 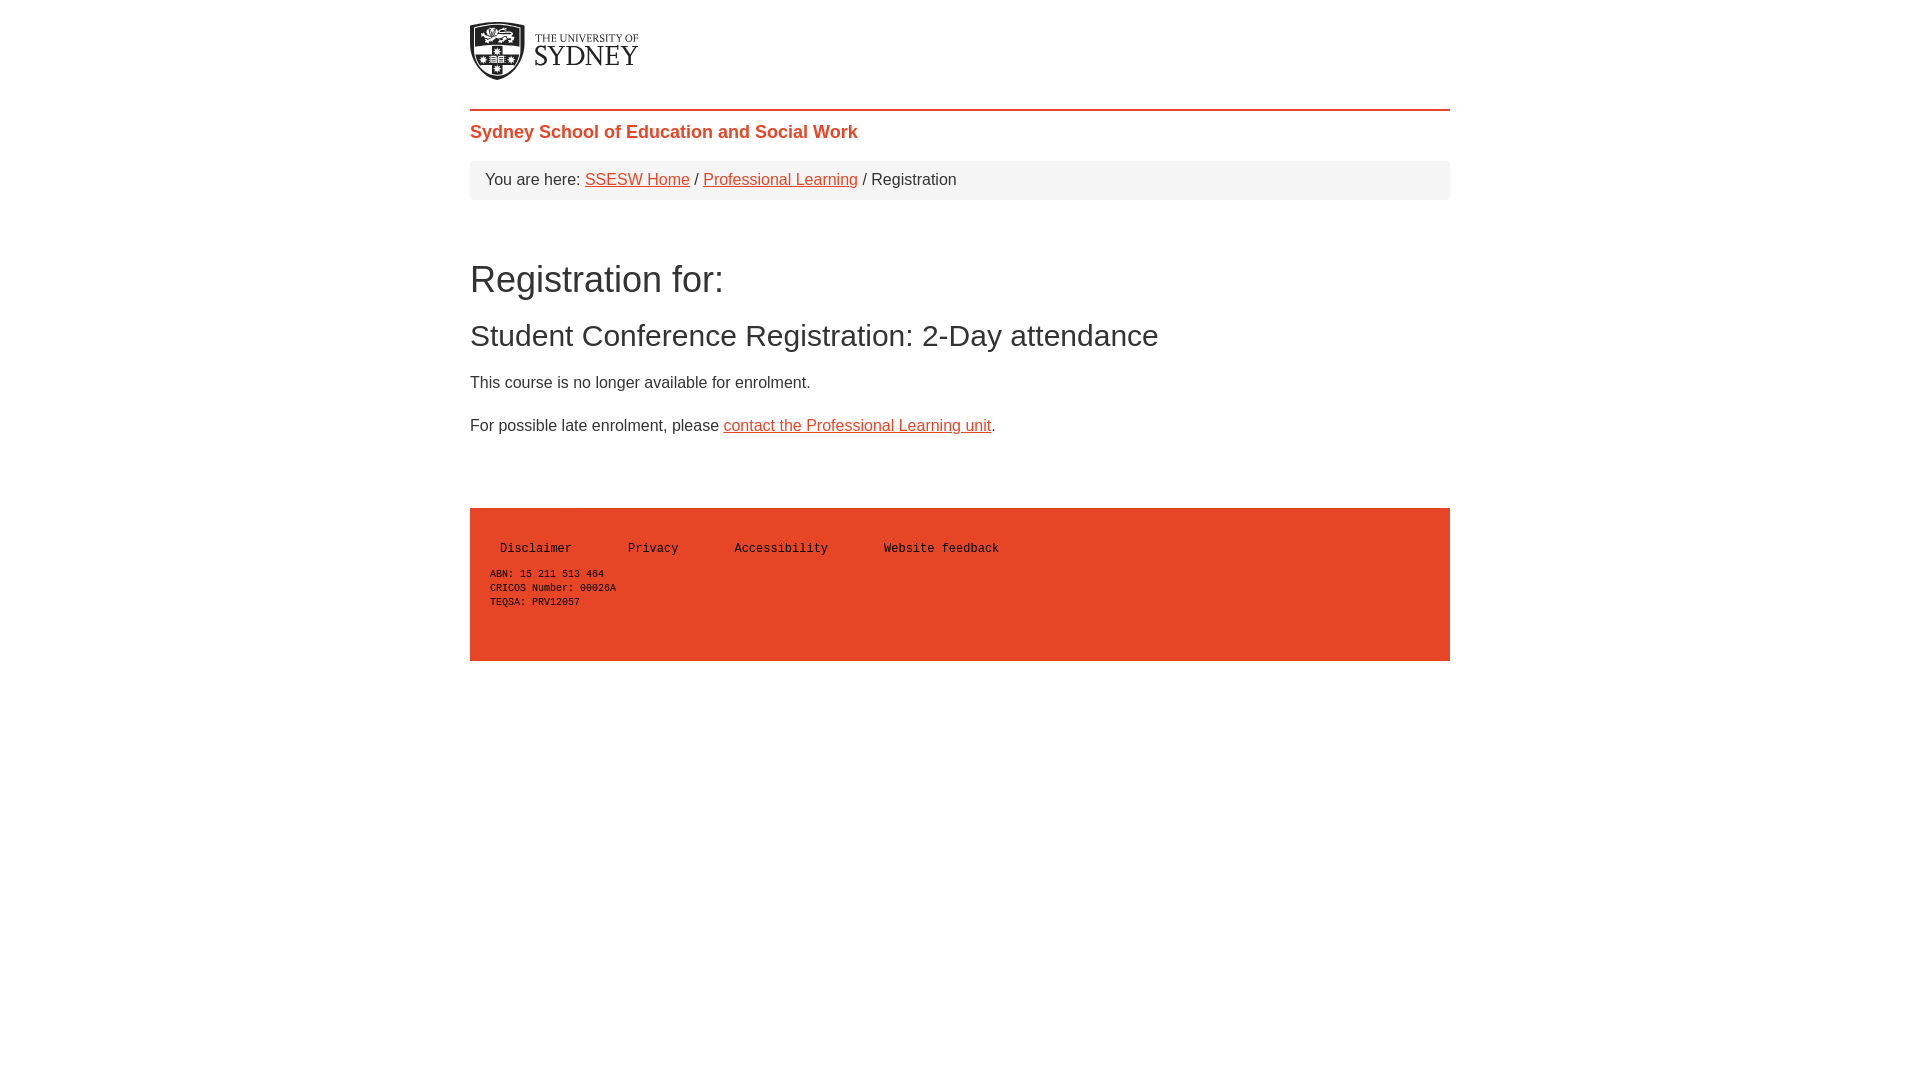 What do you see at coordinates (636, 178) in the screenshot?
I see `'SSESW Home'` at bounding box center [636, 178].